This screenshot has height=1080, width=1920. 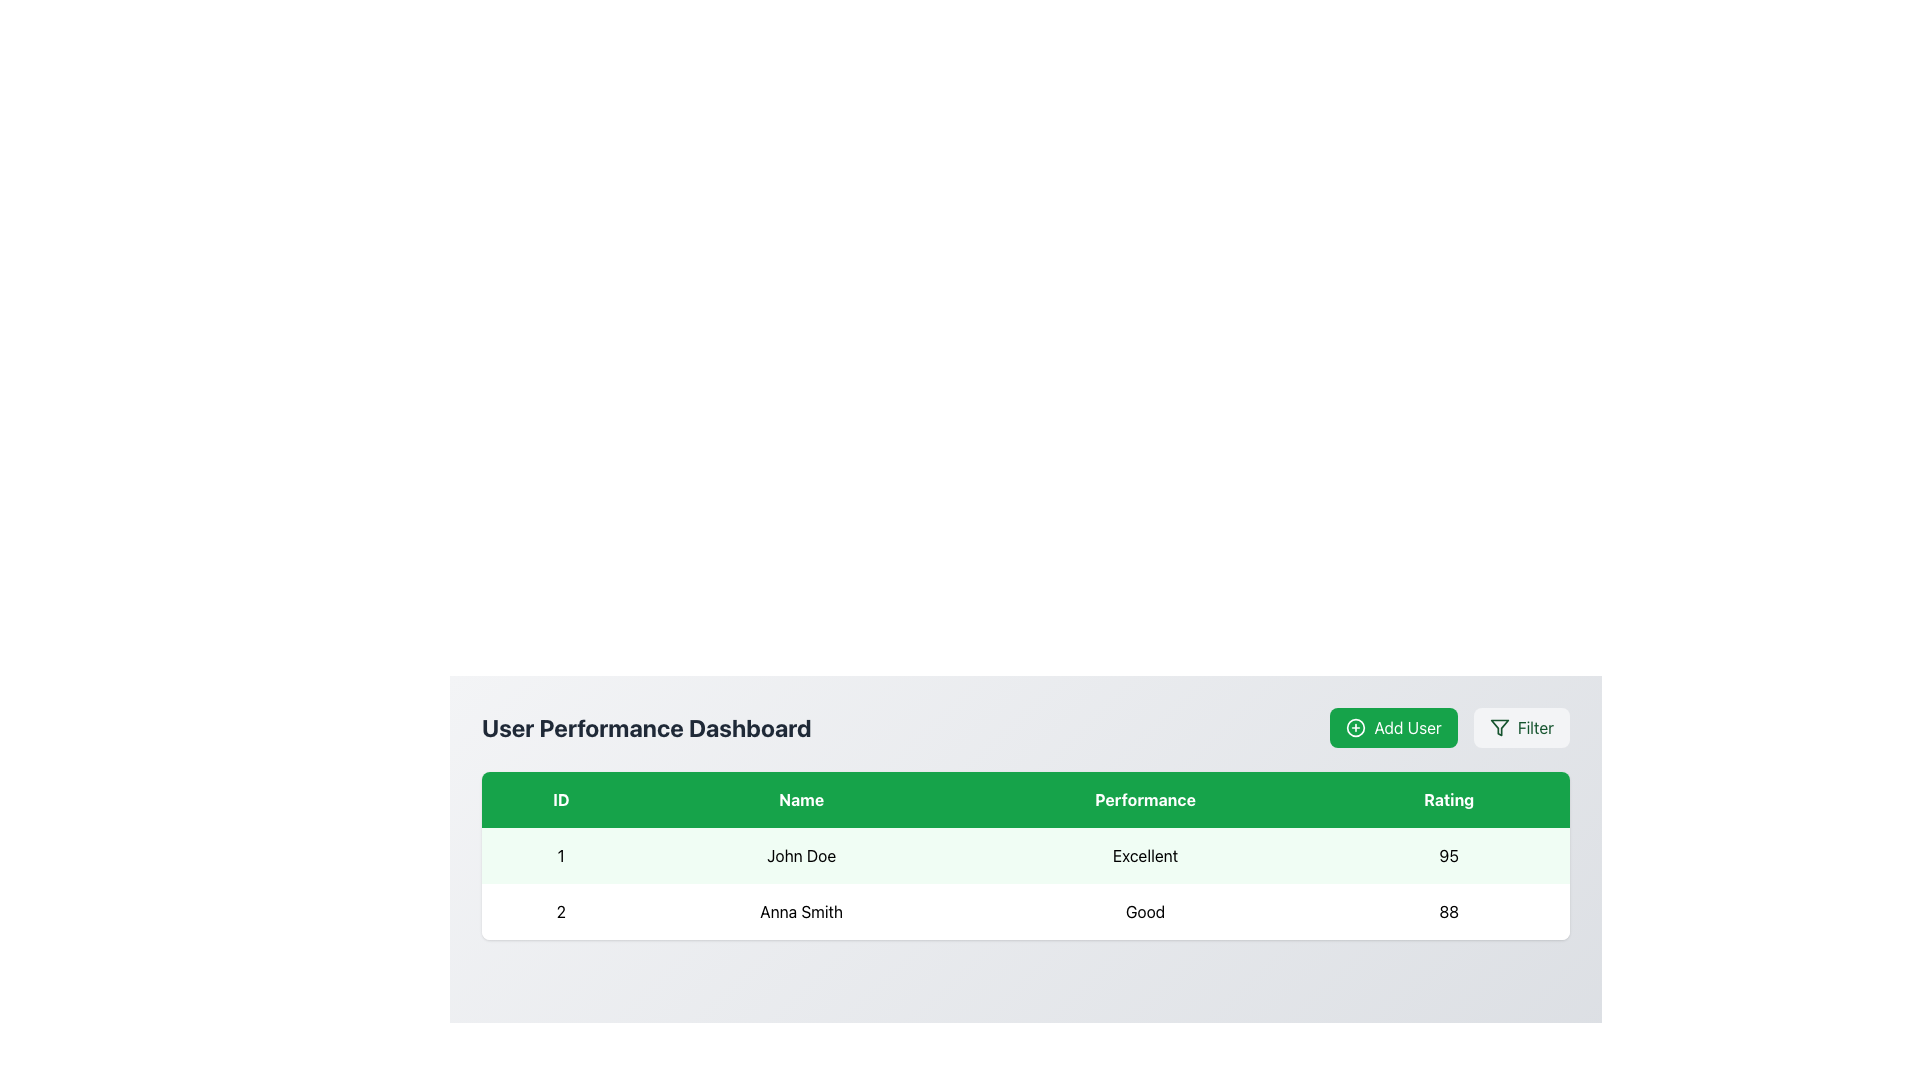 I want to click on the 'Add User' button located in the top-right corner of the 'User Performance Dashboard' section, which is immediately to the left of the gray 'Filter' button, so click(x=1450, y=728).